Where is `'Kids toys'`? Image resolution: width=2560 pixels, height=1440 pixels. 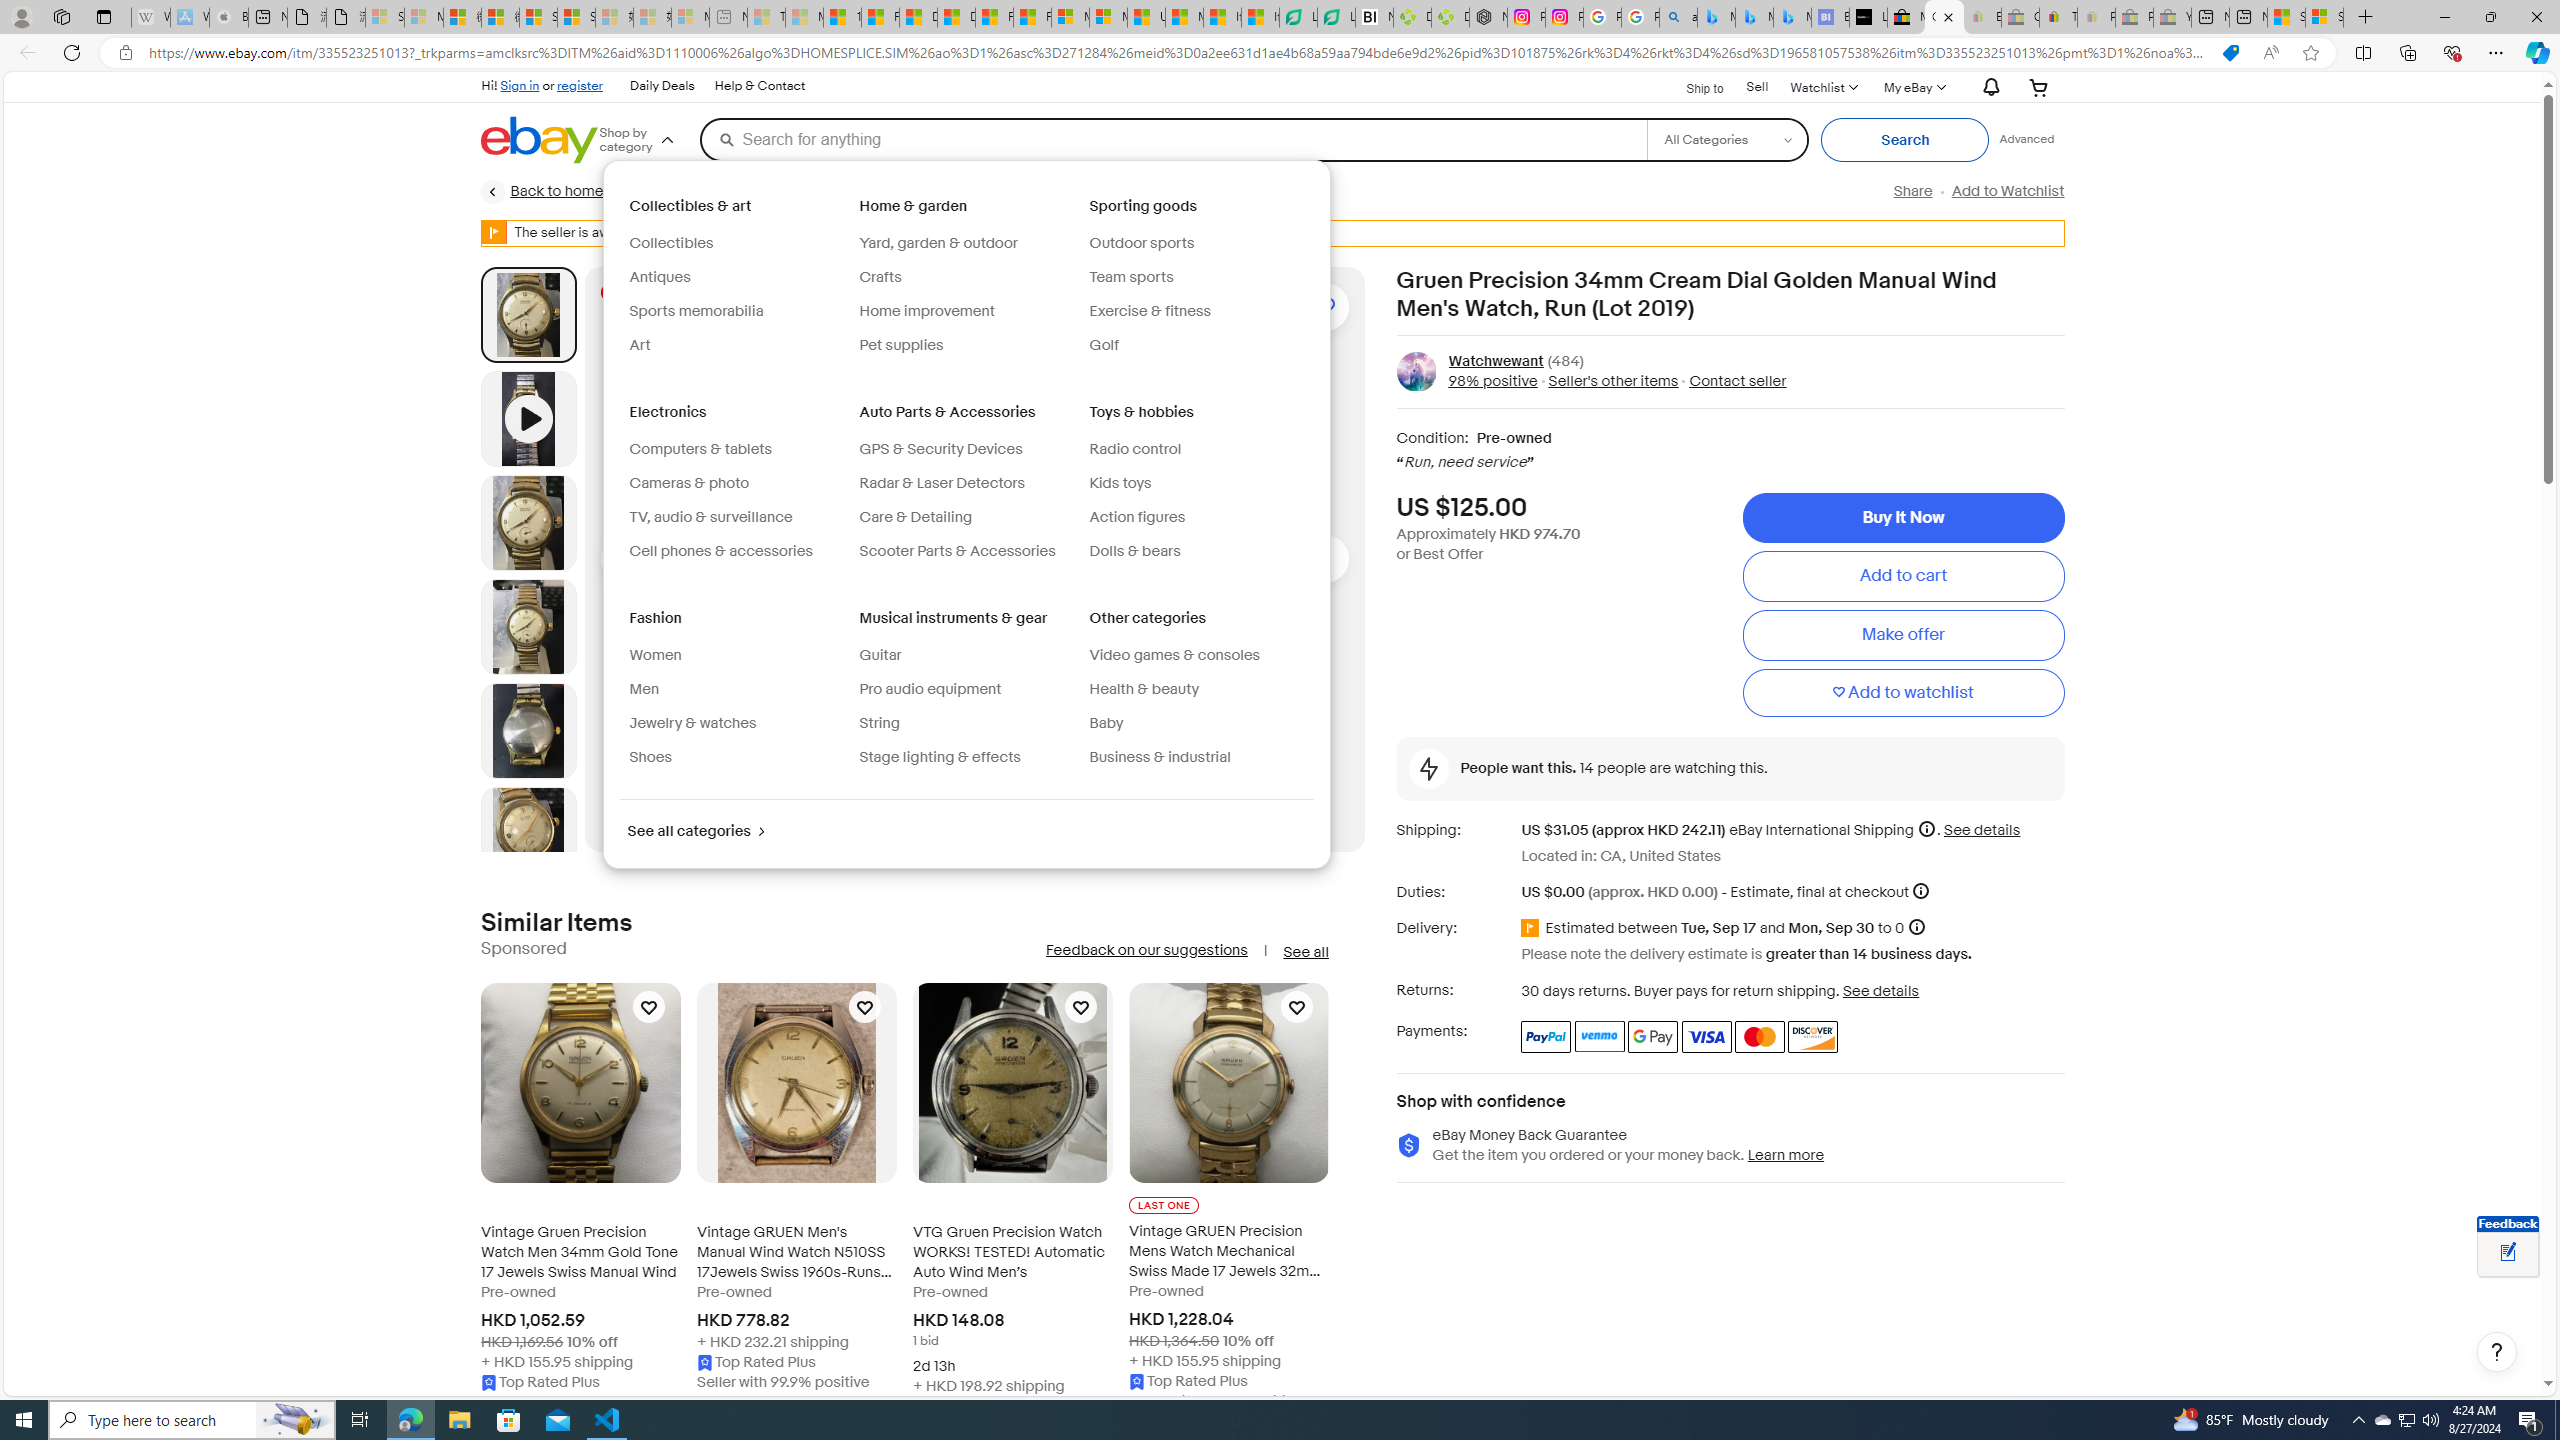 'Kids toys' is located at coordinates (1194, 482).